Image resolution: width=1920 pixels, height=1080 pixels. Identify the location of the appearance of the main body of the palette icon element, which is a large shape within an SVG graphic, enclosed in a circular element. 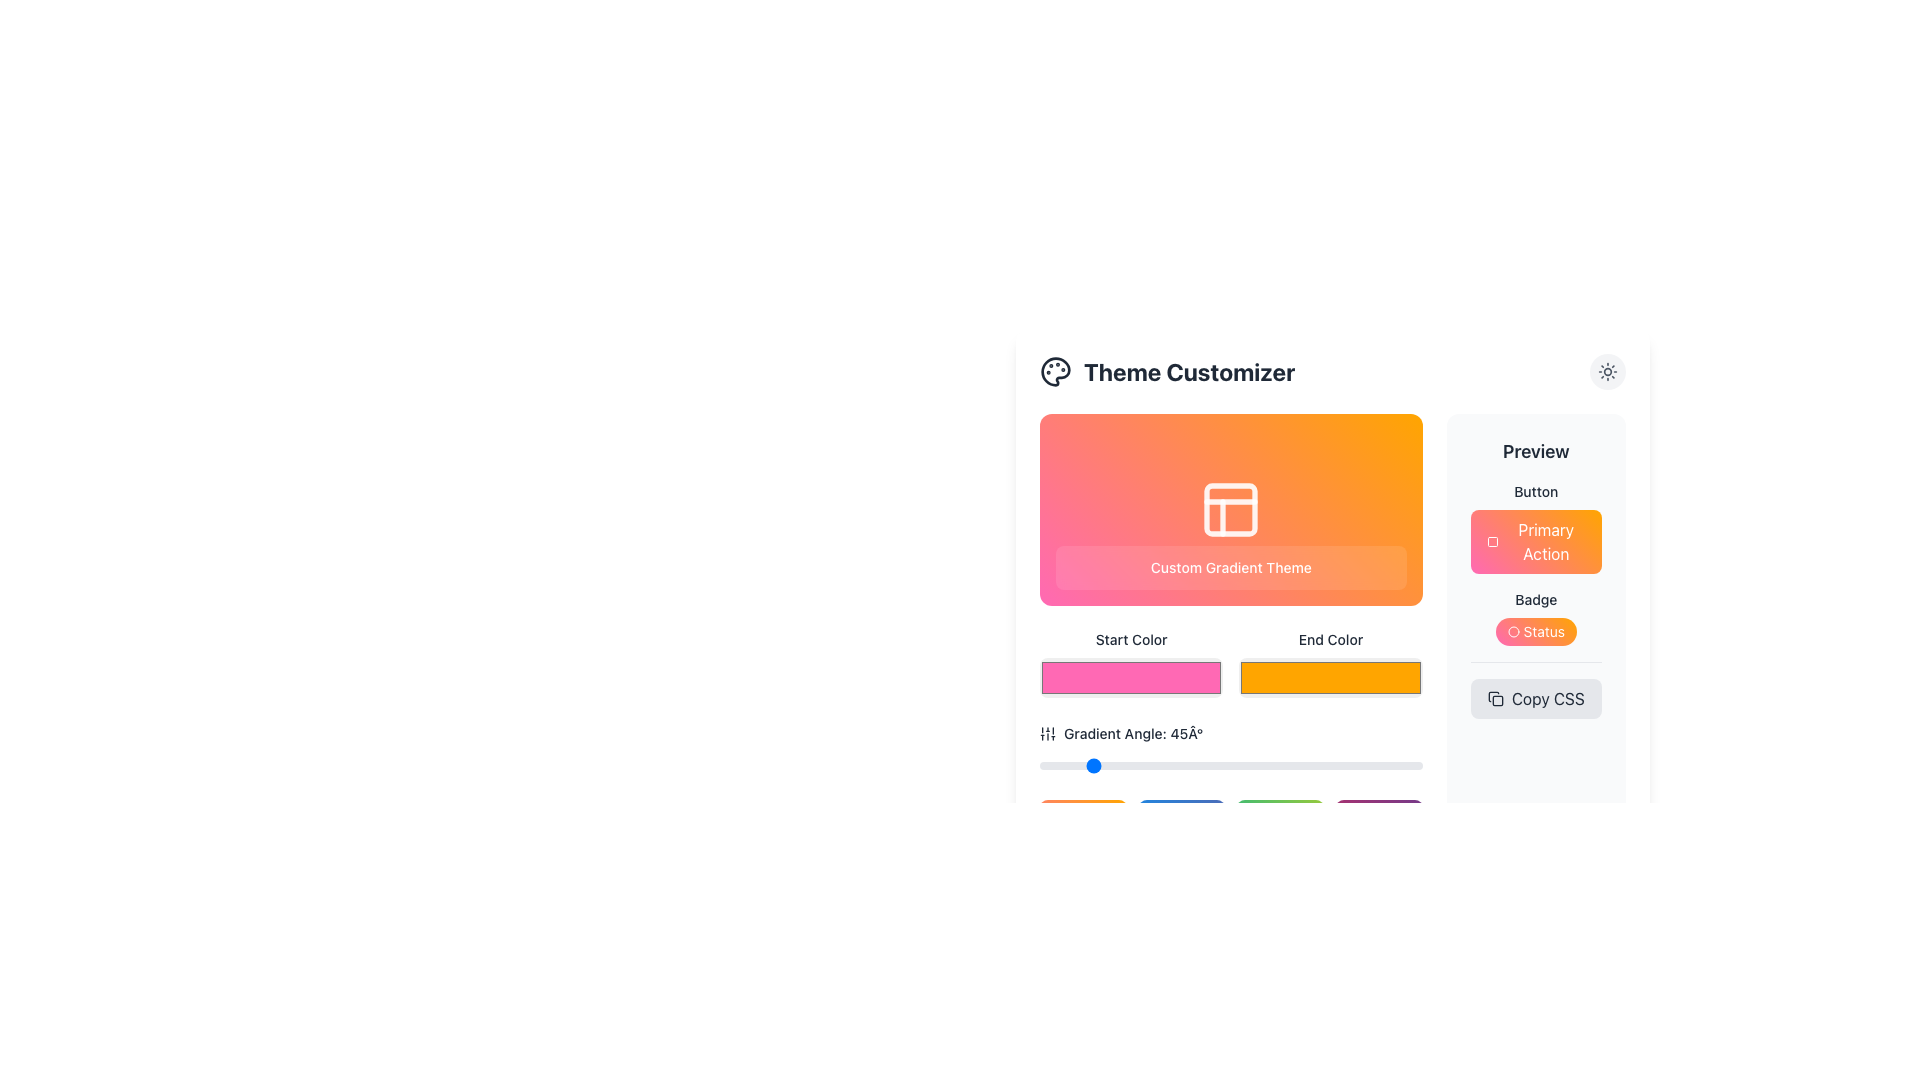
(1055, 371).